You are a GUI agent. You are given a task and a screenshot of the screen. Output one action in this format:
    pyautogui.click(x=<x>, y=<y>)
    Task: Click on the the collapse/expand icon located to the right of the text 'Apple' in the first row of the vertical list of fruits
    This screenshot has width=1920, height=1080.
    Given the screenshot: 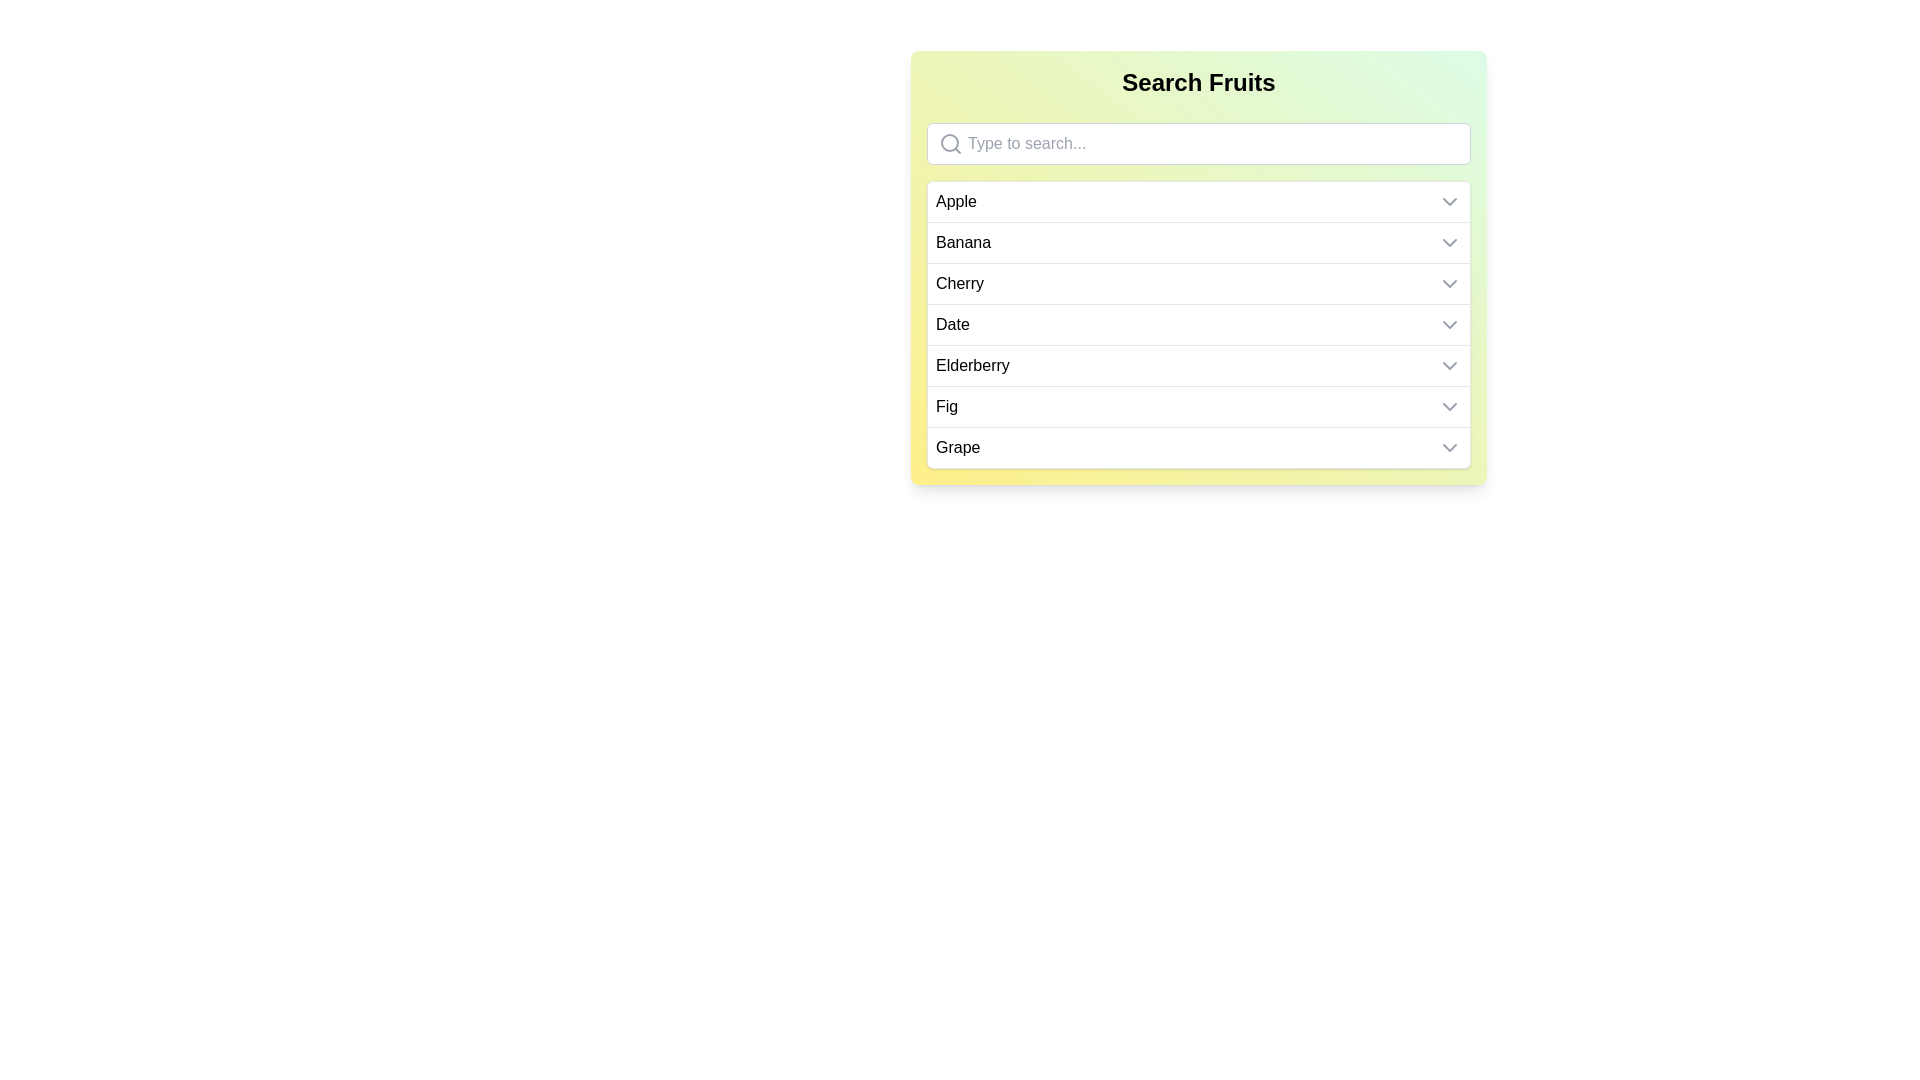 What is the action you would take?
    pyautogui.click(x=1449, y=201)
    